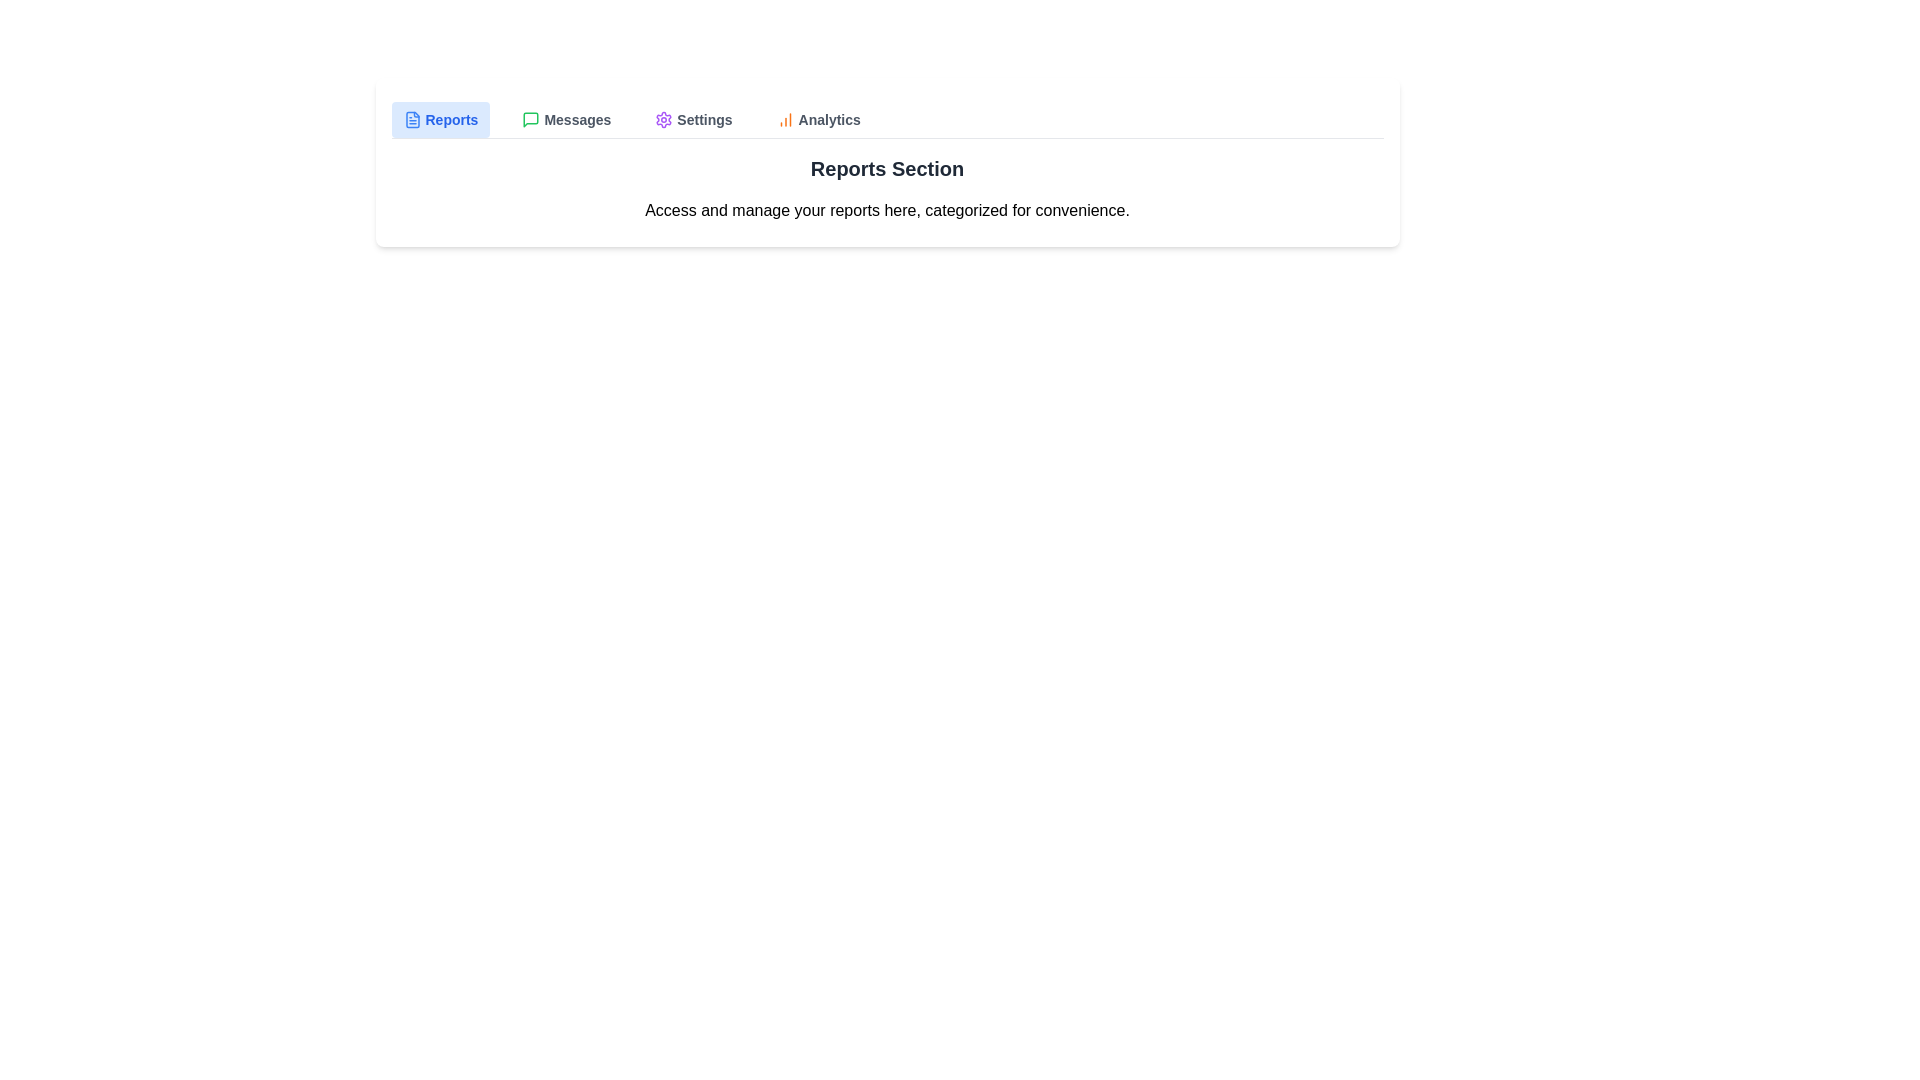 Image resolution: width=1920 pixels, height=1080 pixels. I want to click on the 'Settings' button, which is the third tab in the navigation bar, so click(693, 119).